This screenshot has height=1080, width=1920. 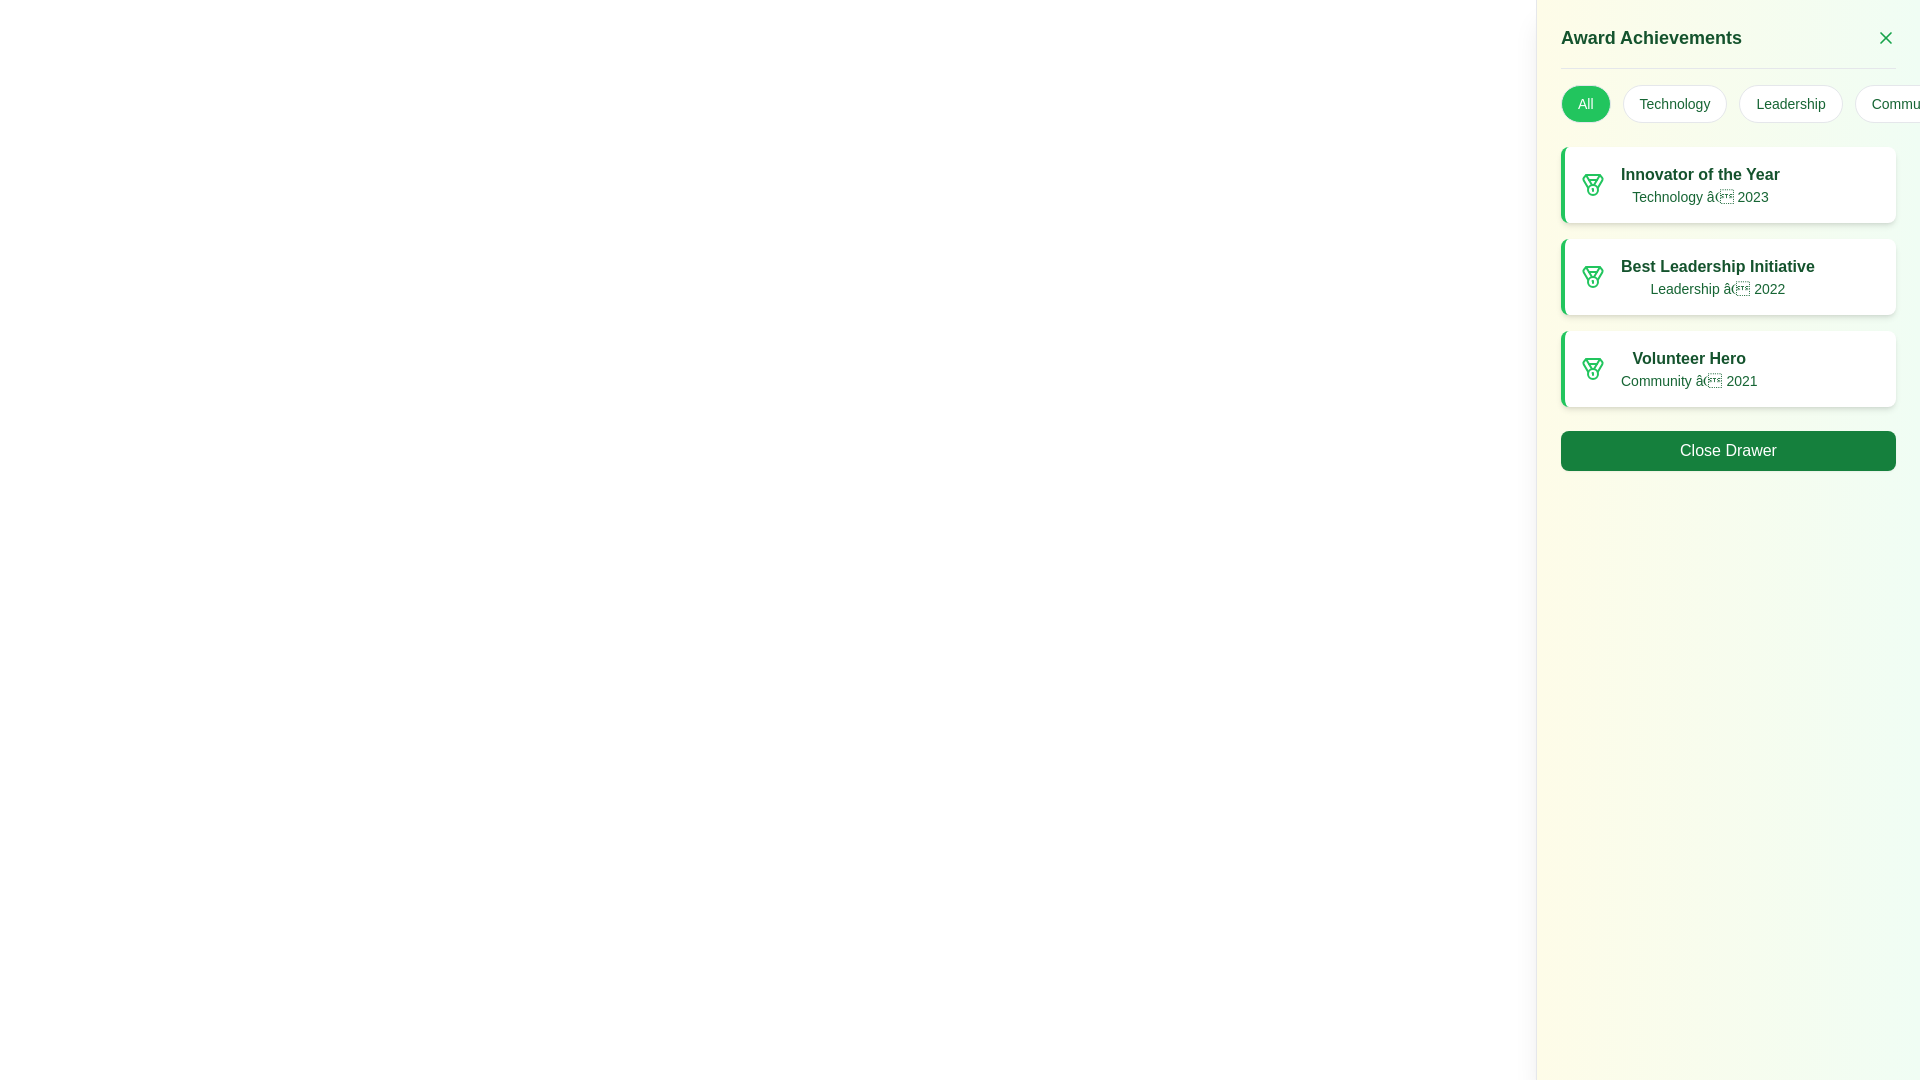 What do you see at coordinates (1717, 265) in the screenshot?
I see `the text label named 'Best Leadership Initiative', which is located in the 'Award Achievements' section of the application` at bounding box center [1717, 265].